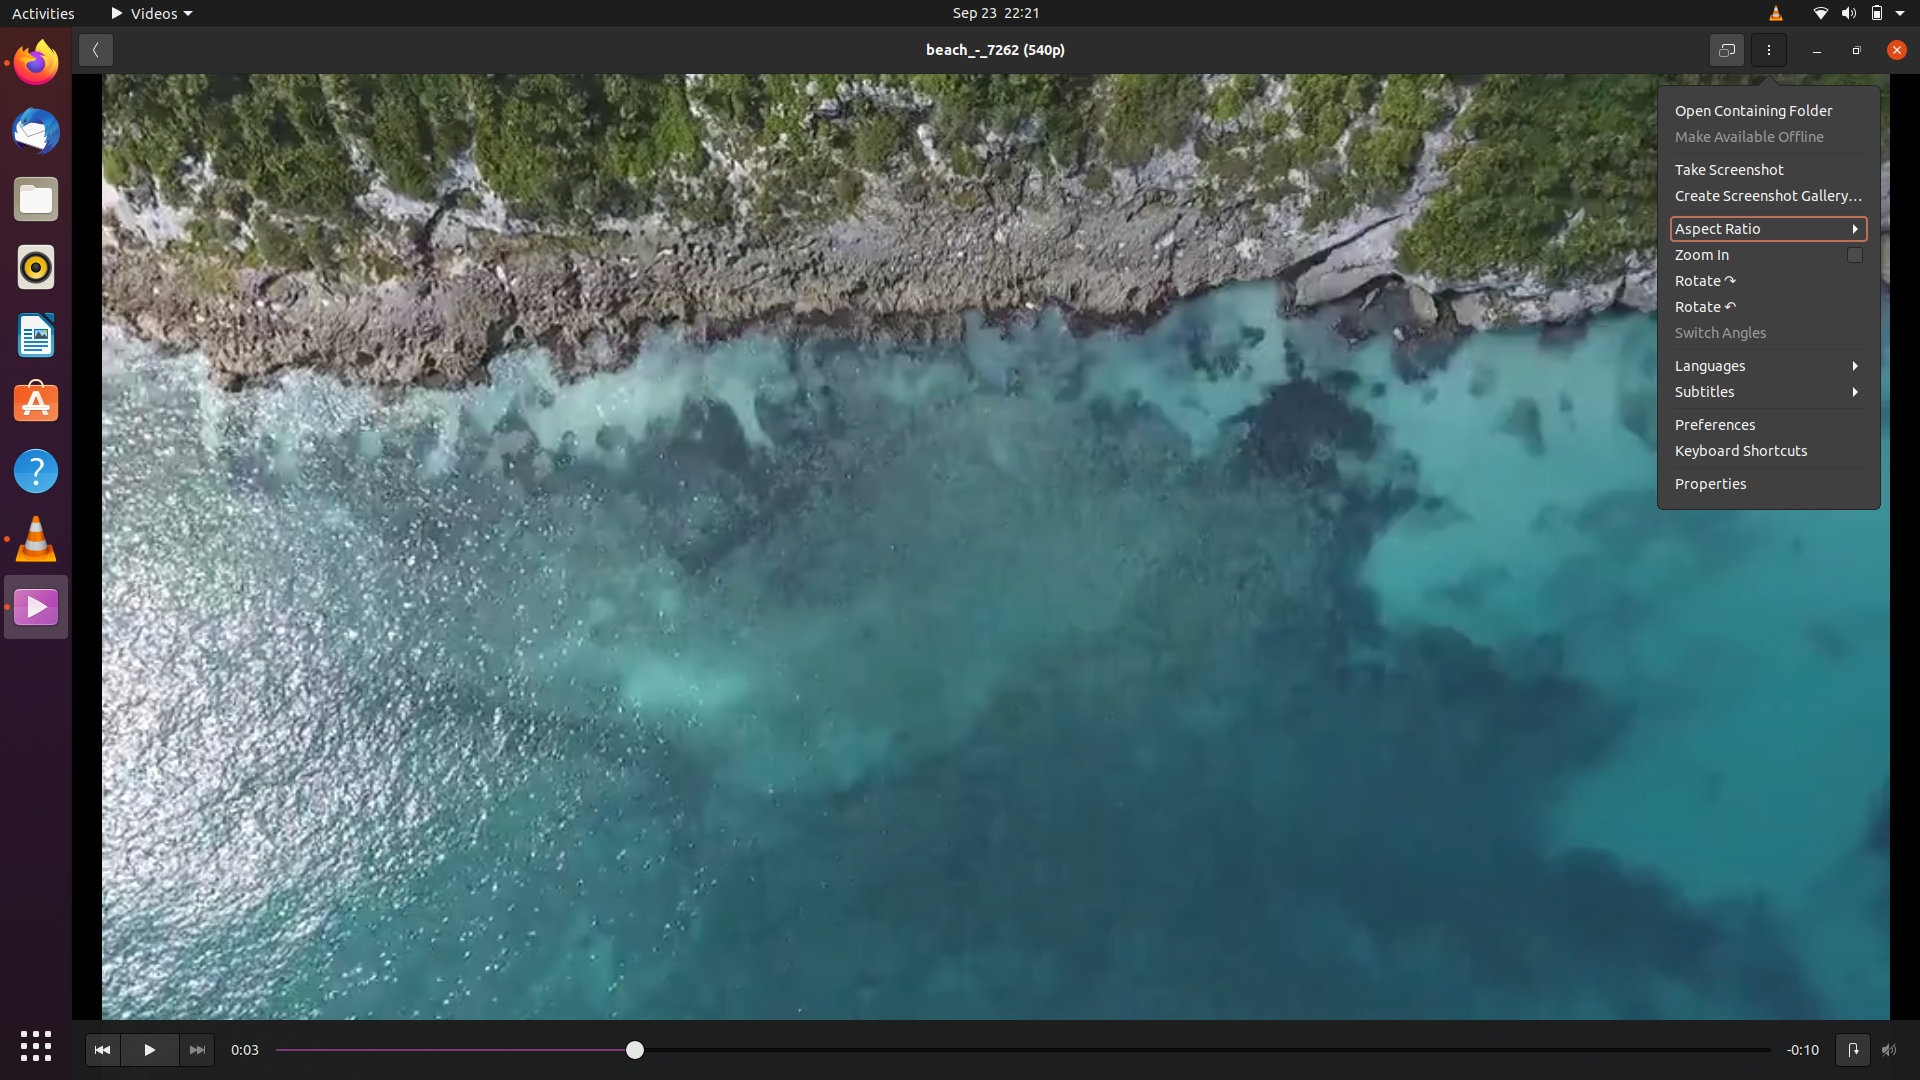  I want to click on Alter the video aspect ratio to 16:9, so click(1769, 226).